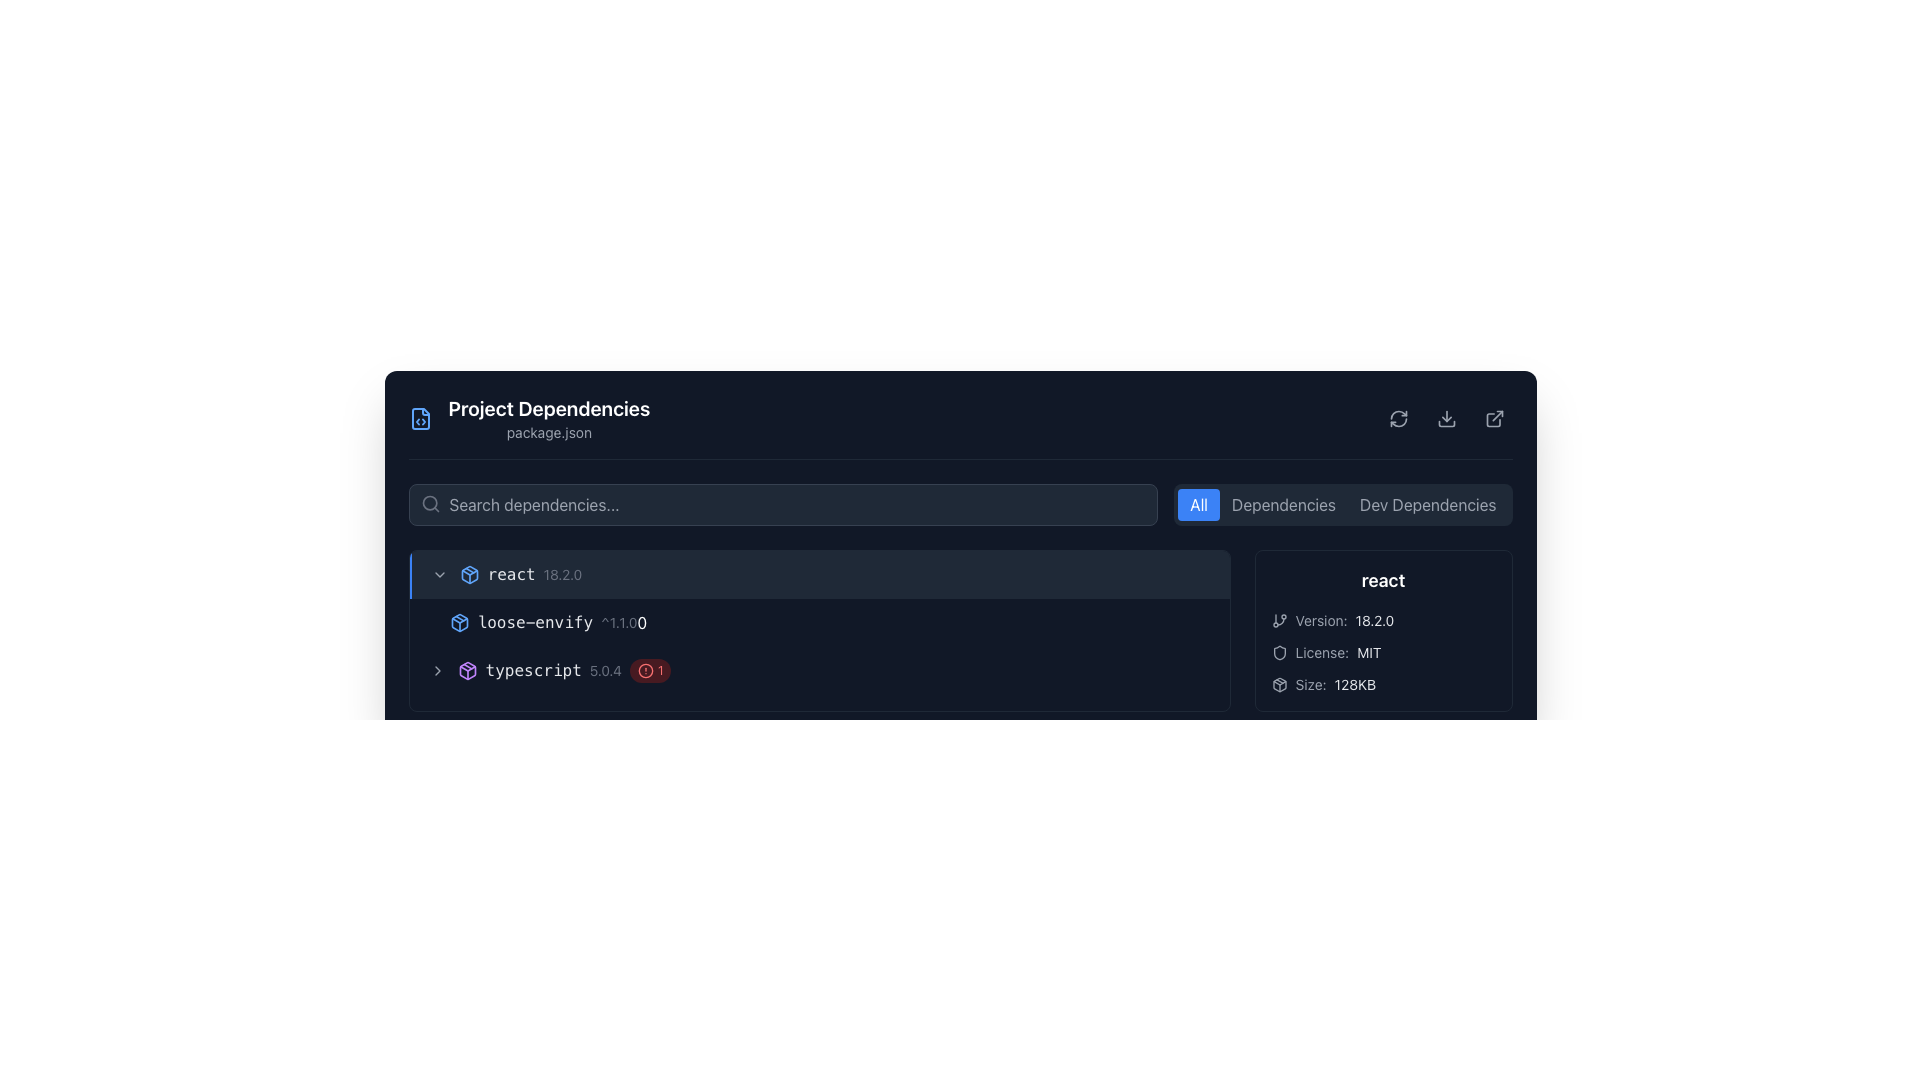 The height and width of the screenshot is (1080, 1920). I want to click on the search icon located to the left of the 'Search dependencies...' input field, which signifies the search function for looking up dependencies, so click(429, 503).